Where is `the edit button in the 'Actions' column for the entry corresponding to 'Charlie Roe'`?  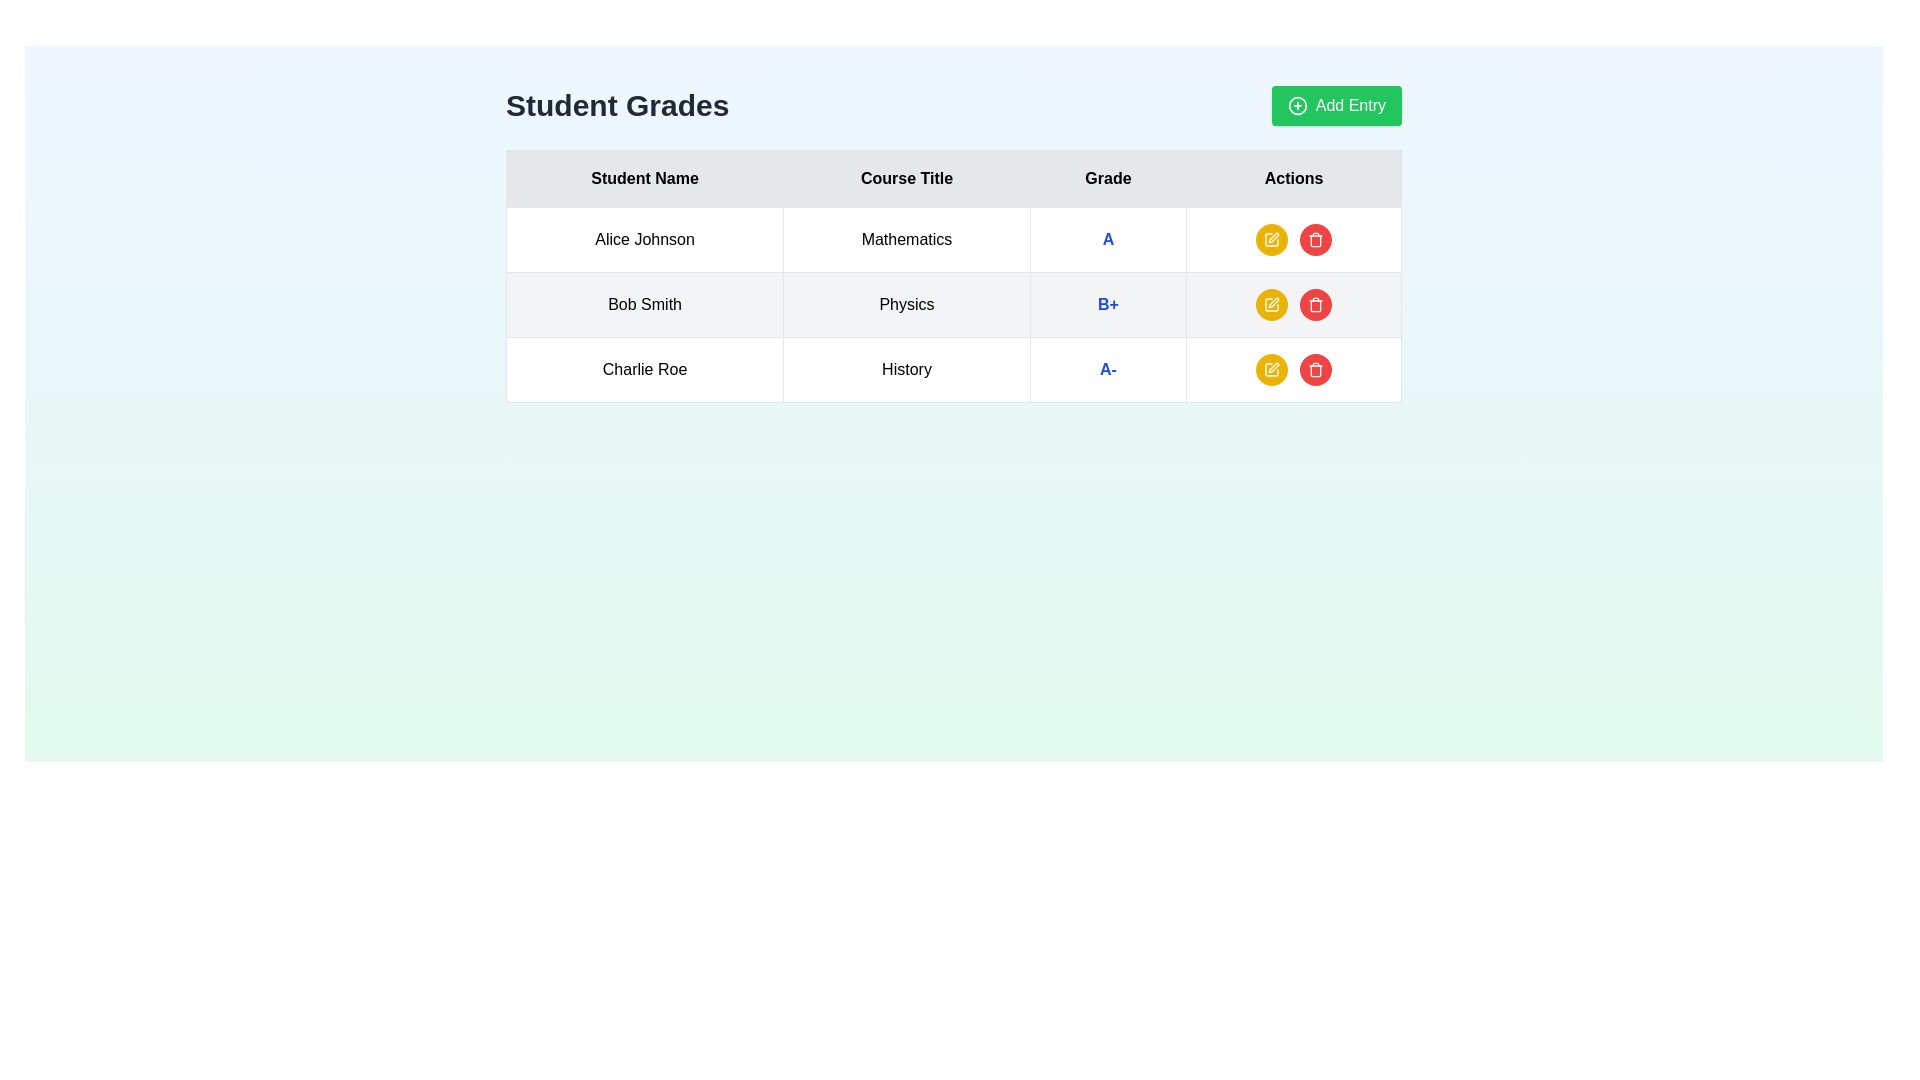 the edit button in the 'Actions' column for the entry corresponding to 'Charlie Roe' is located at coordinates (1273, 367).